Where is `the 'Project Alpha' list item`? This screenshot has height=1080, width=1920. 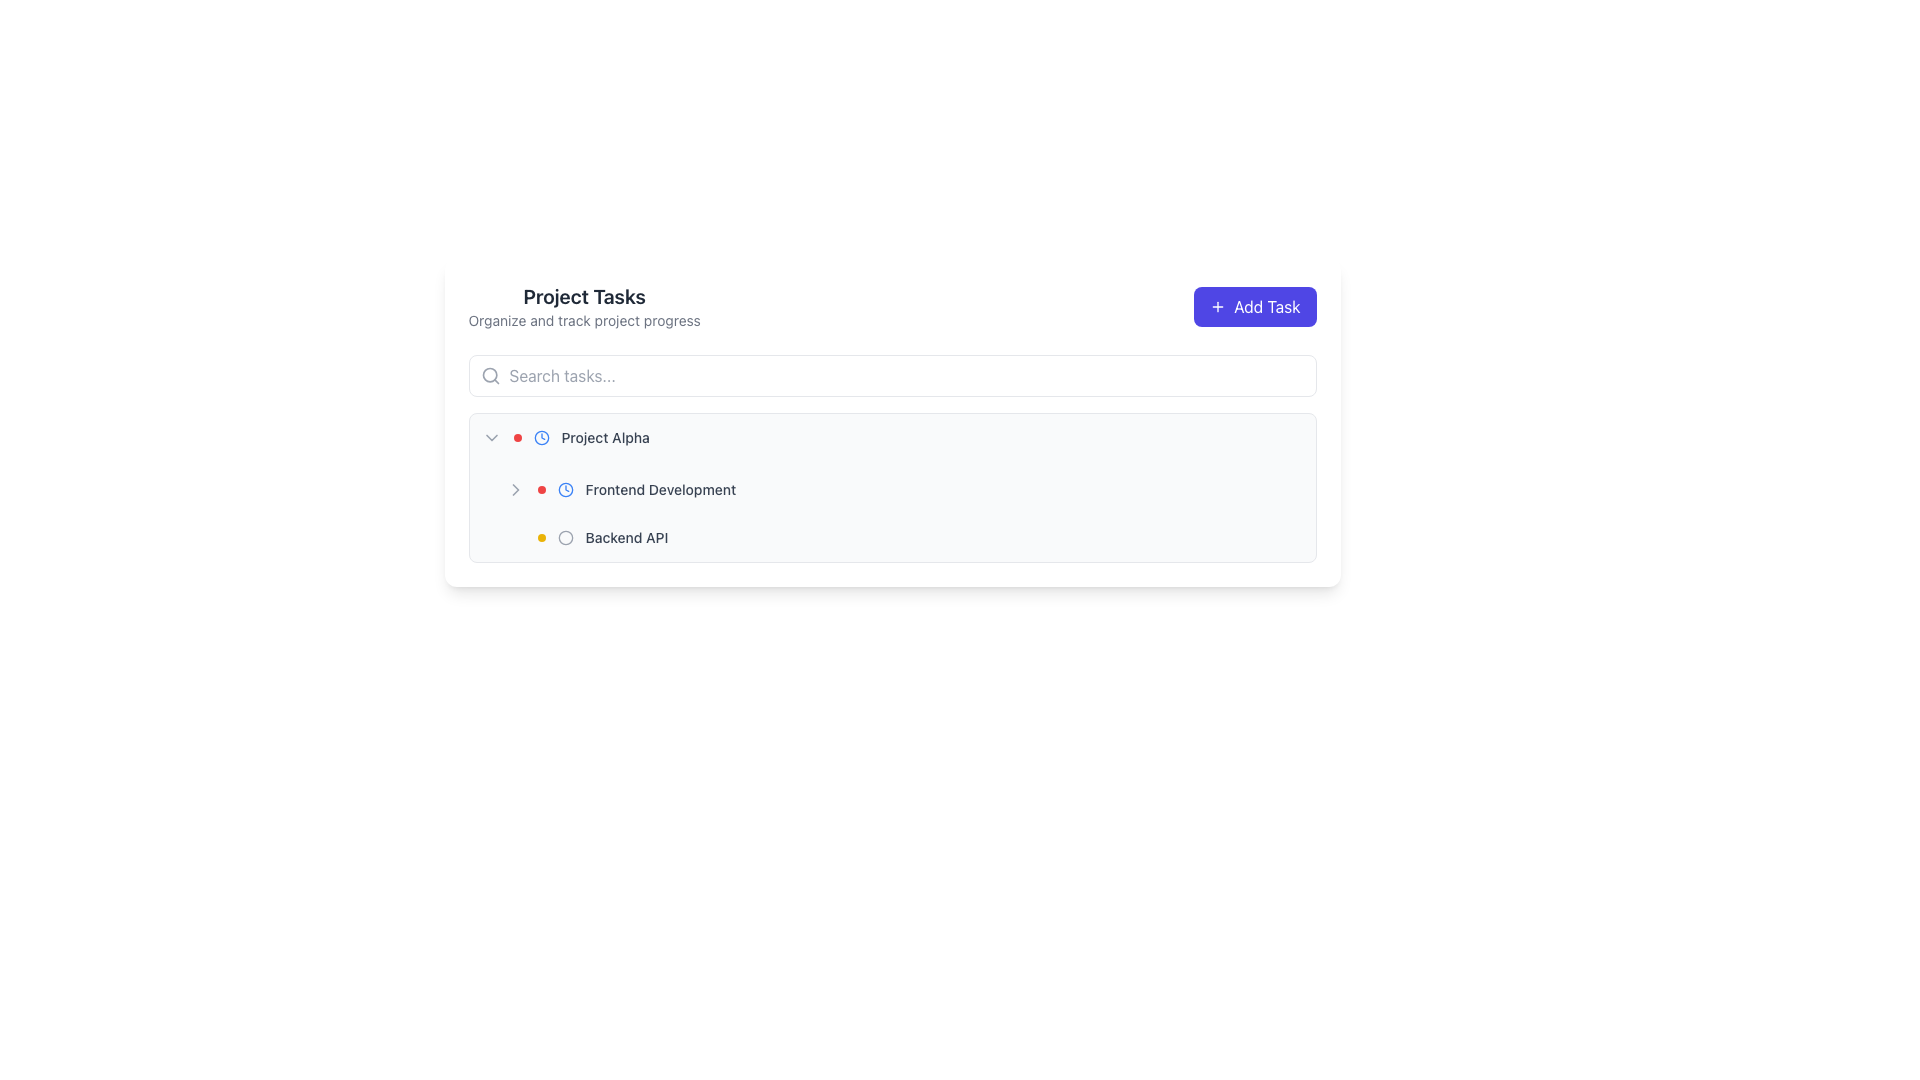 the 'Project Alpha' list item is located at coordinates (880, 437).